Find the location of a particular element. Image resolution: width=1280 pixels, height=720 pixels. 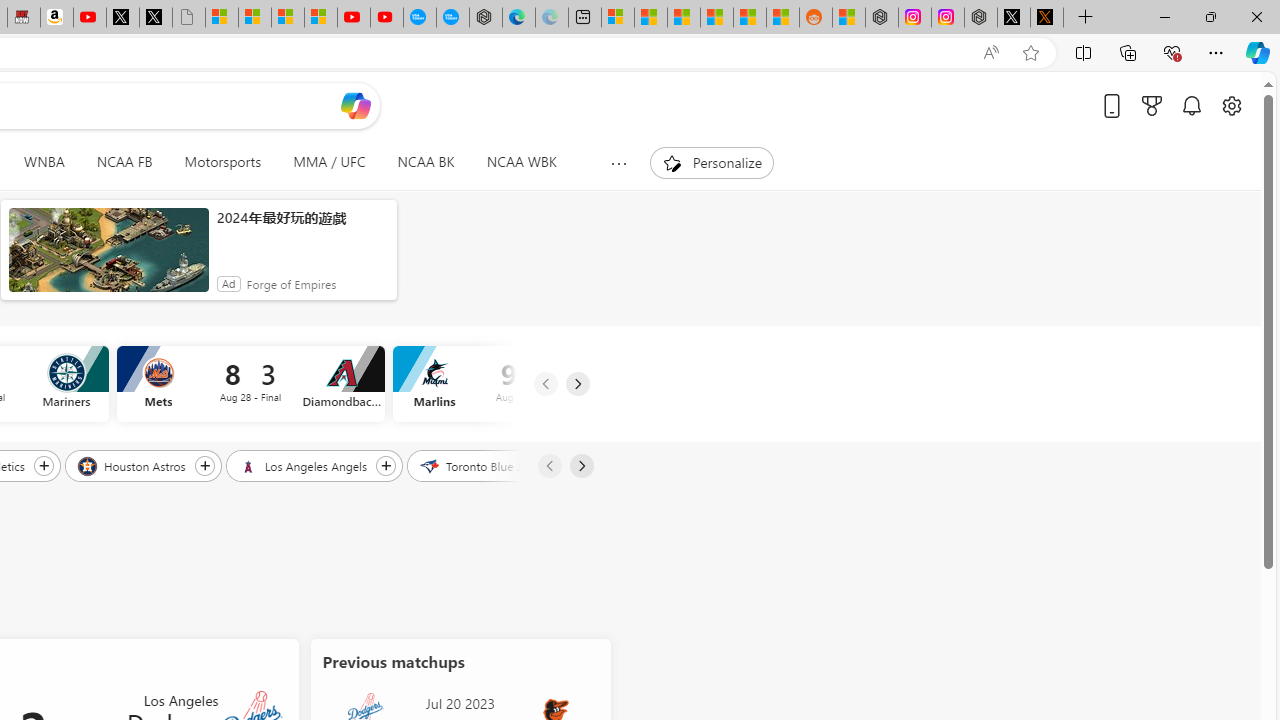

'Untitled' is located at coordinates (188, 17).